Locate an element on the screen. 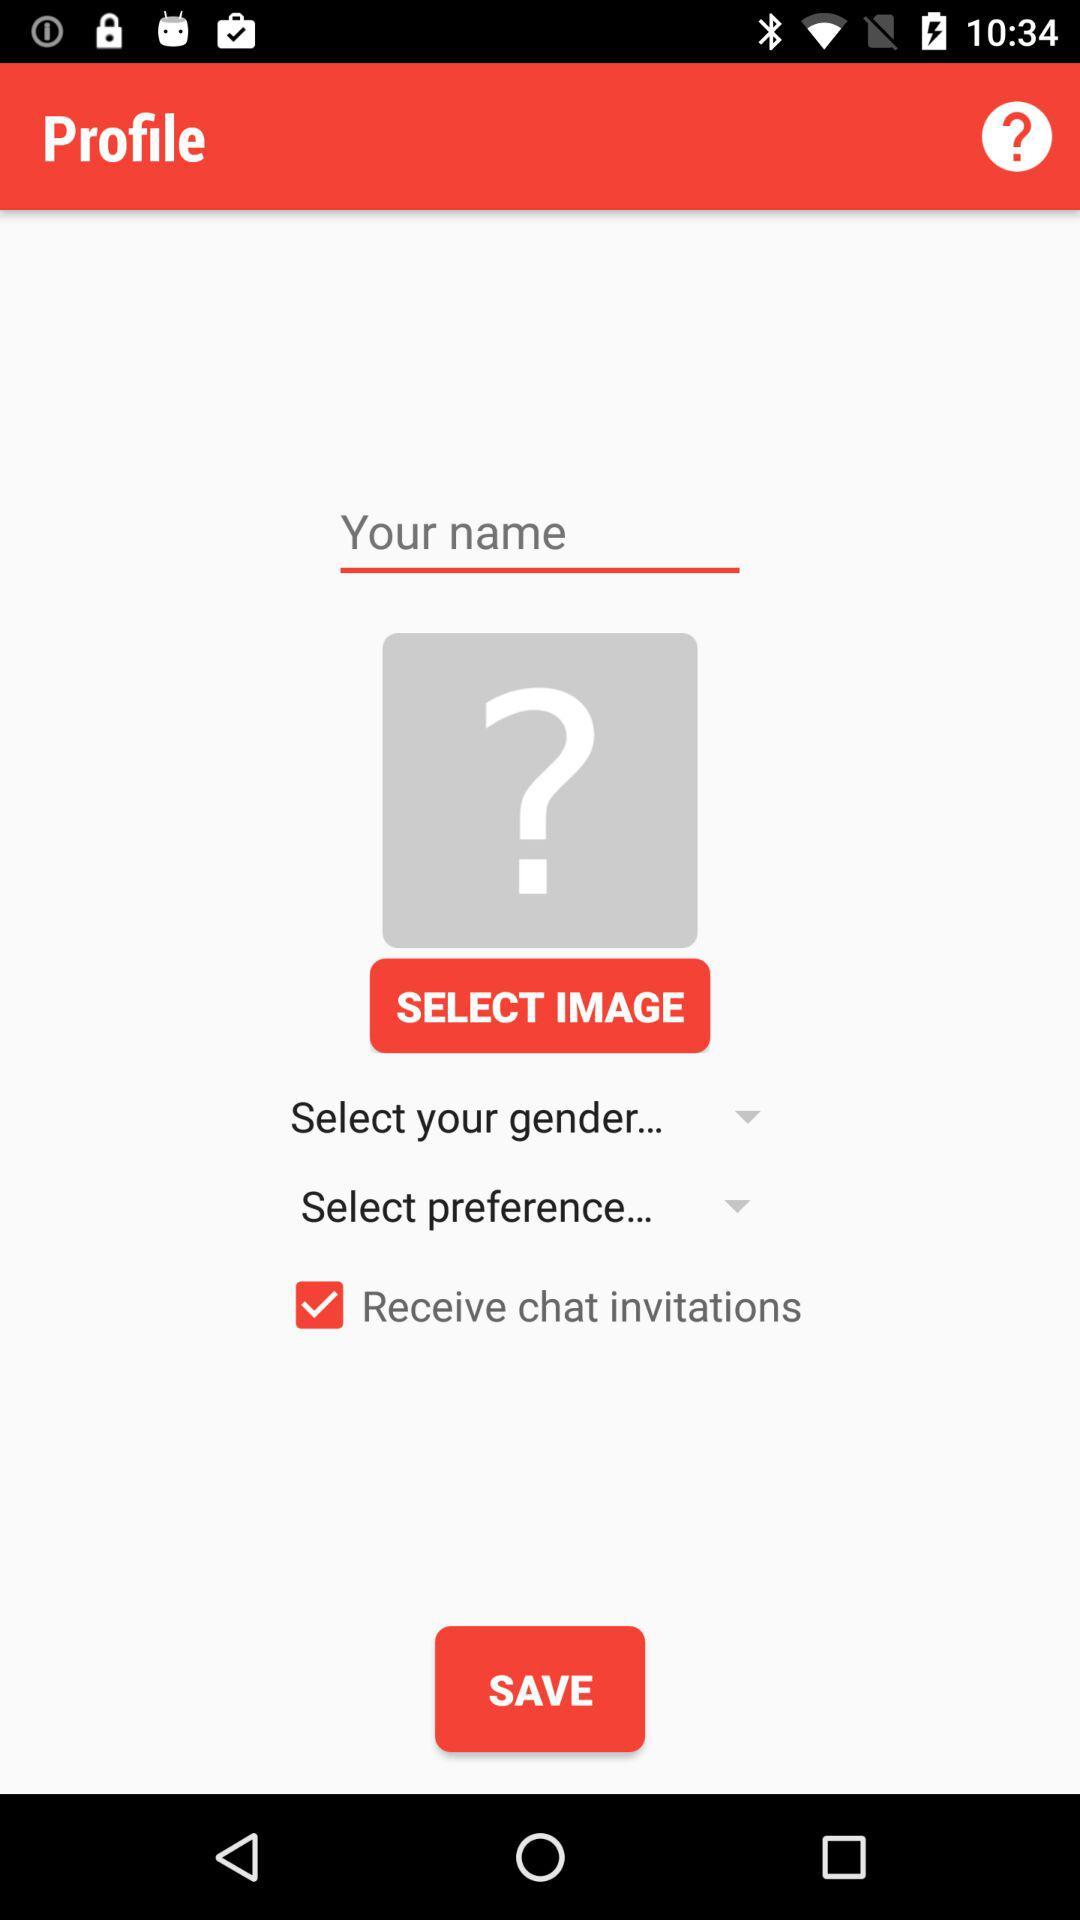 This screenshot has width=1080, height=1920. the item to the right of profile is located at coordinates (1017, 135).